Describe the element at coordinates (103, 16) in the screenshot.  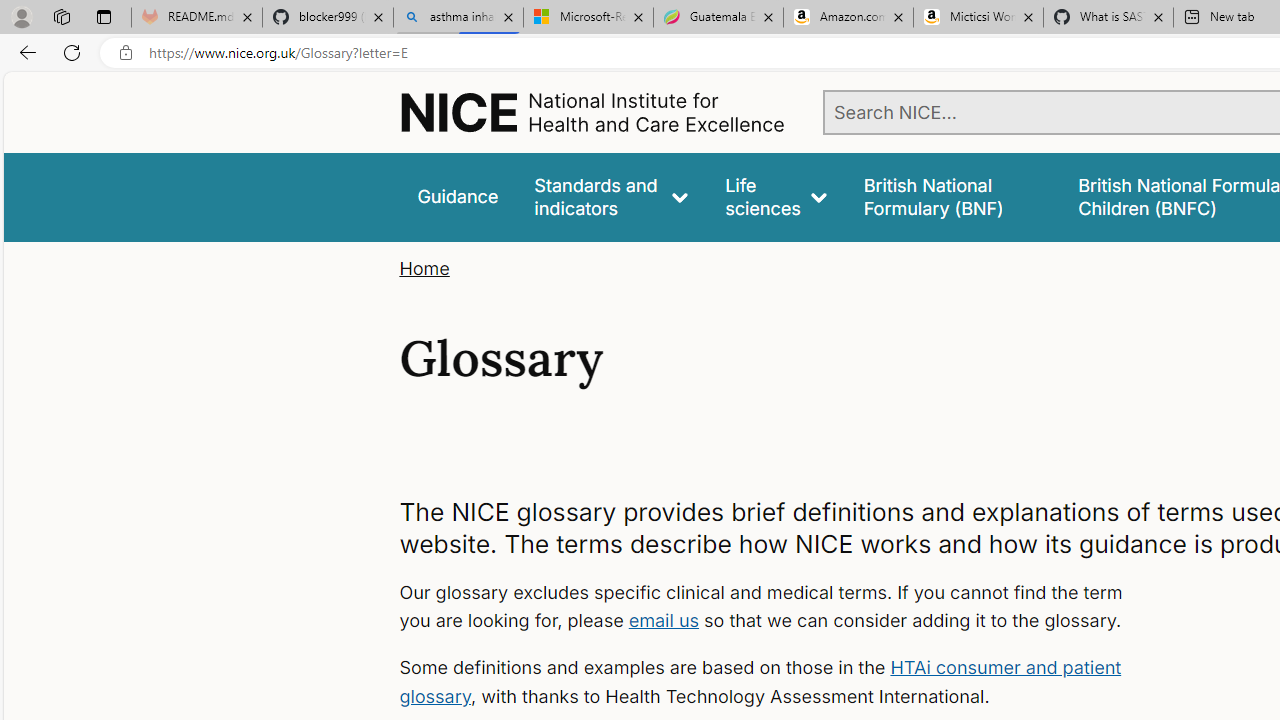
I see `'Tab actions menu'` at that location.